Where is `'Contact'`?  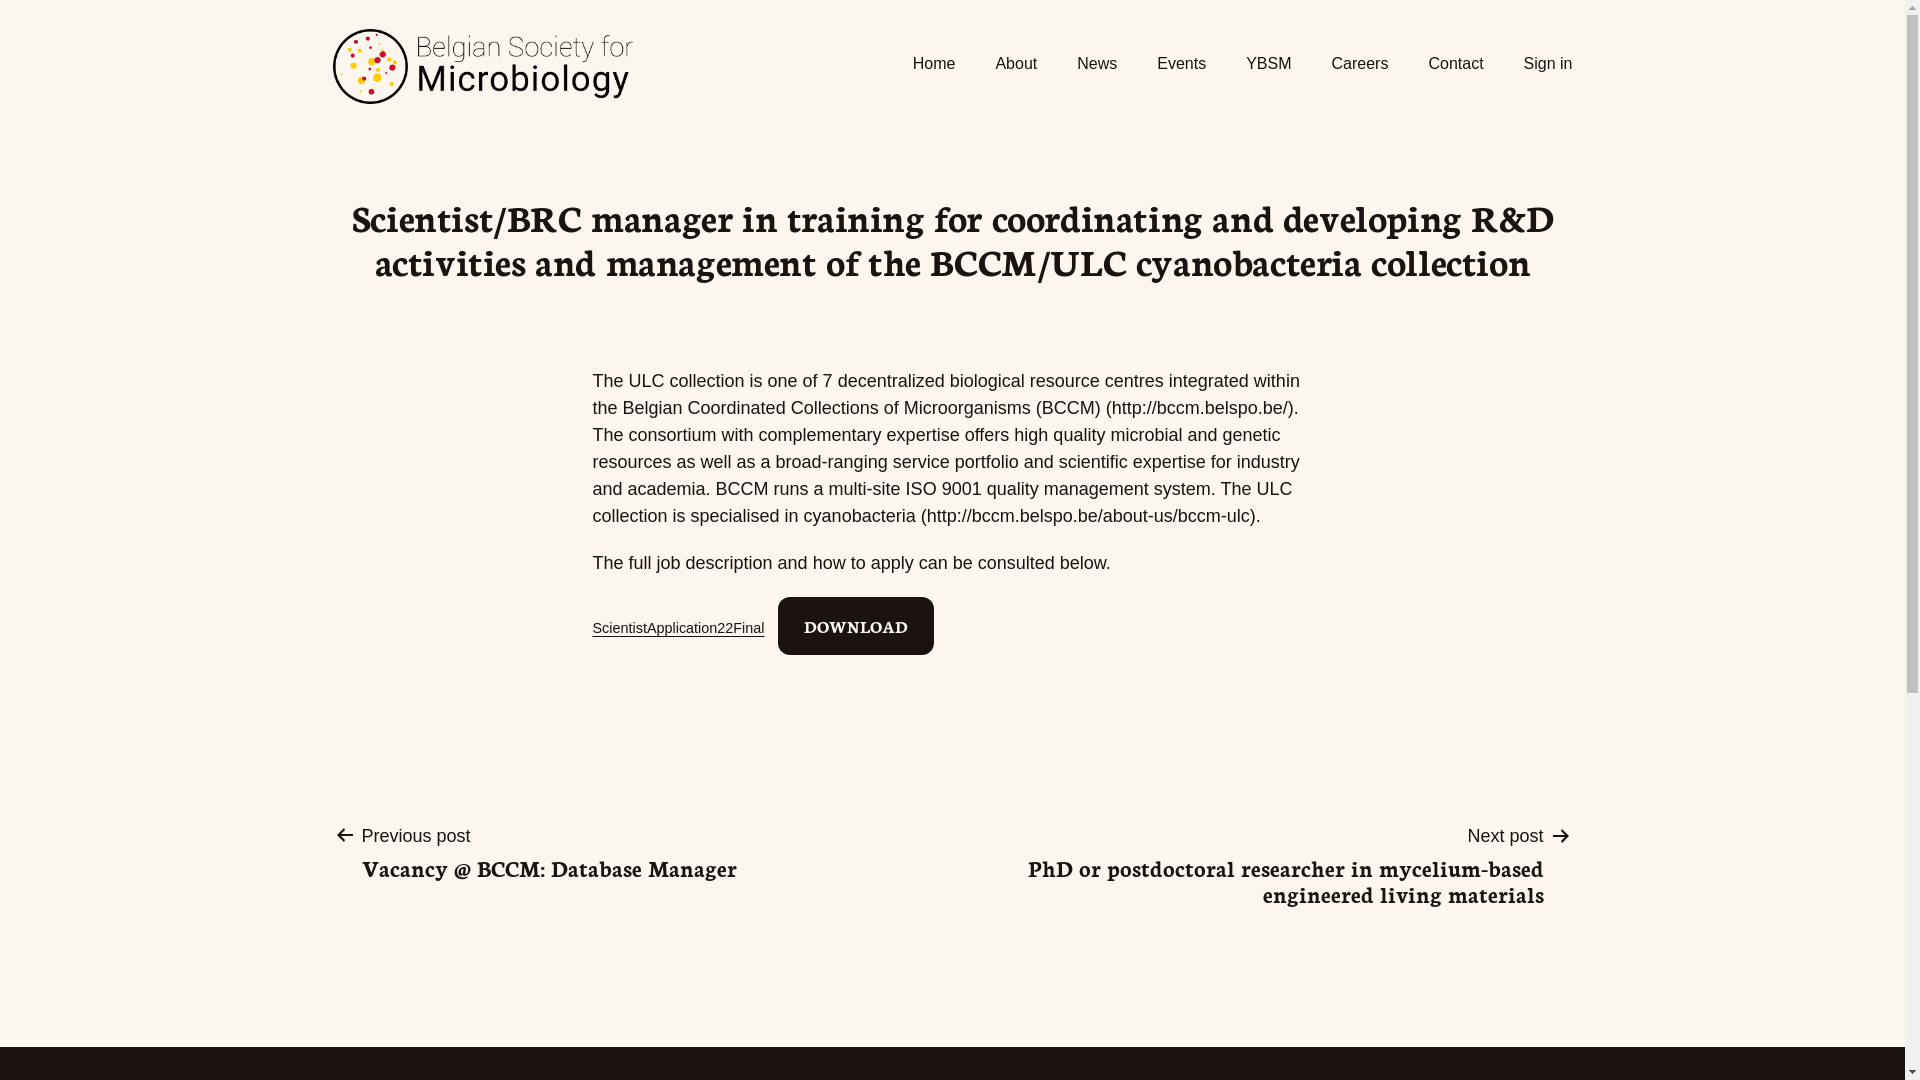 'Contact' is located at coordinates (1406, 63).